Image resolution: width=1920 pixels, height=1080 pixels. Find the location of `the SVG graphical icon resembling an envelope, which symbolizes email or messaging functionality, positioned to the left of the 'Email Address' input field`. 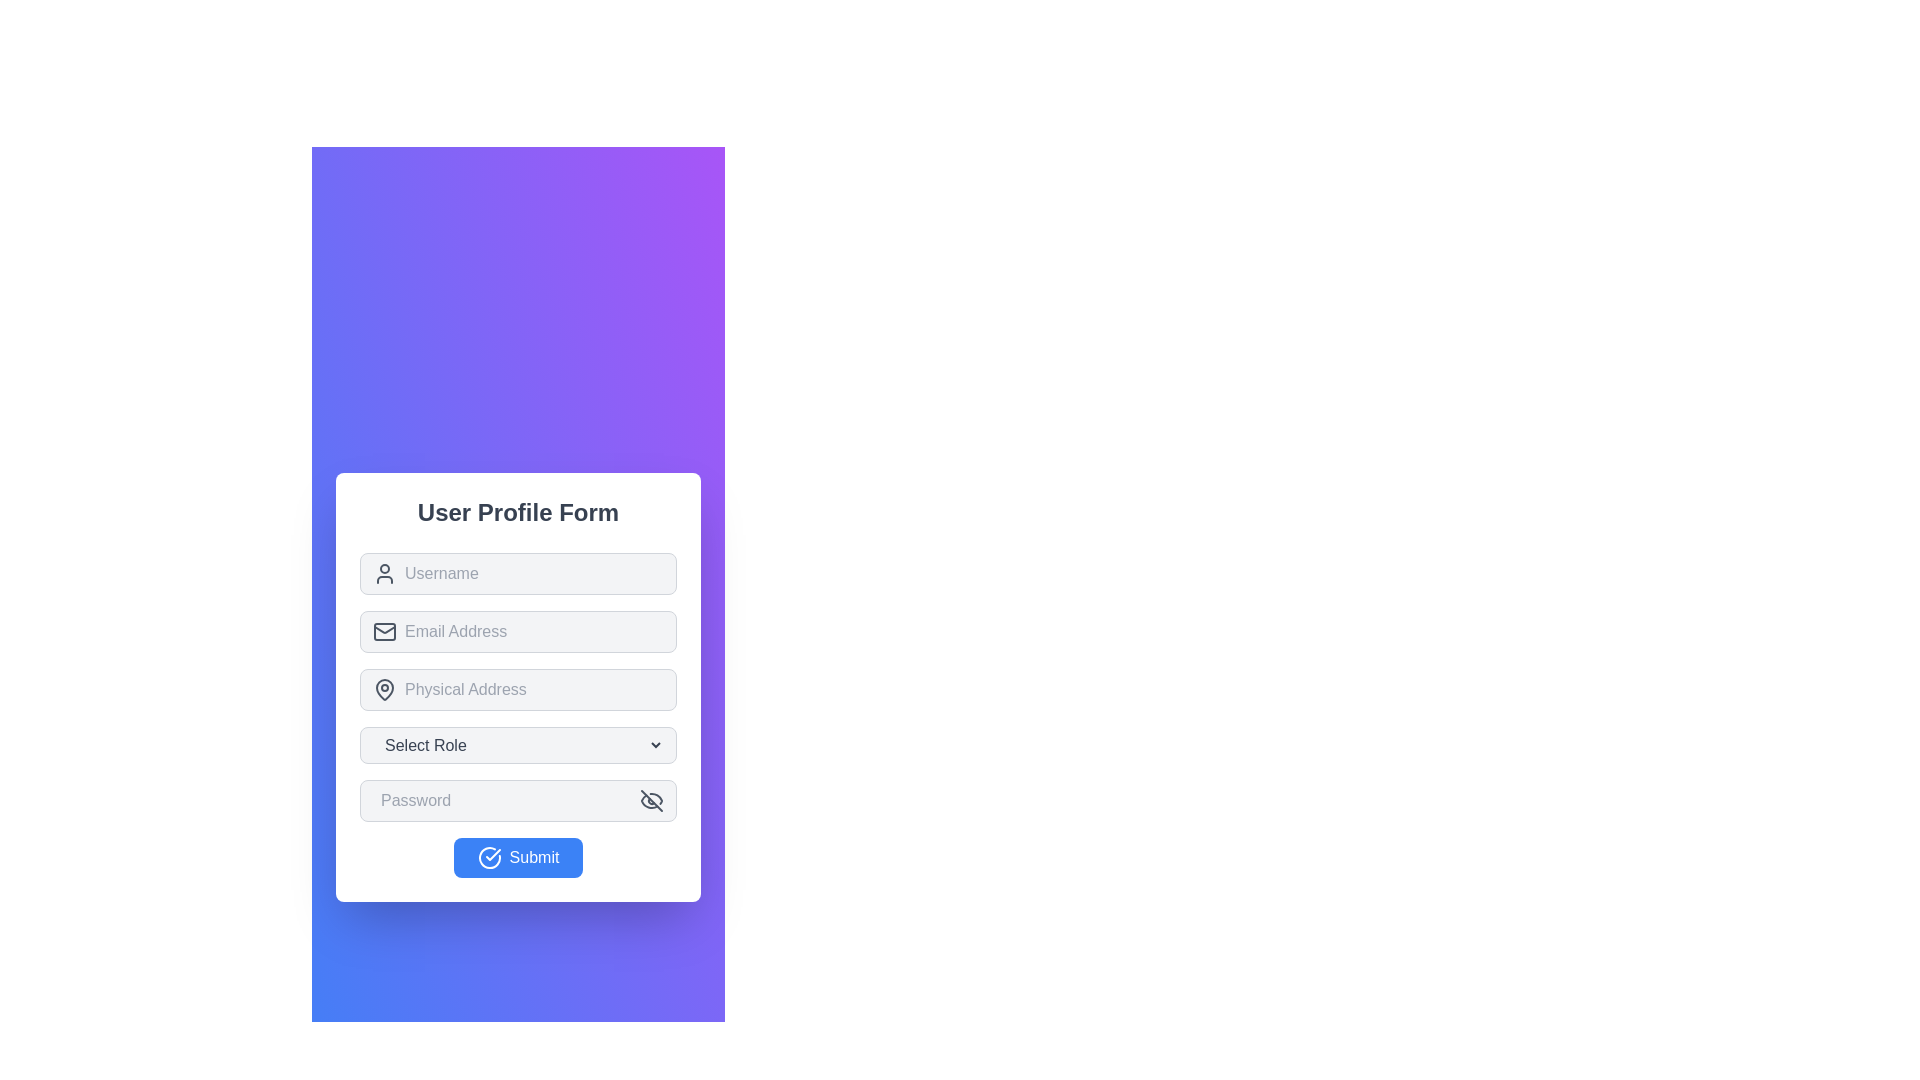

the SVG graphical icon resembling an envelope, which symbolizes email or messaging functionality, positioned to the left of the 'Email Address' input field is located at coordinates (384, 631).